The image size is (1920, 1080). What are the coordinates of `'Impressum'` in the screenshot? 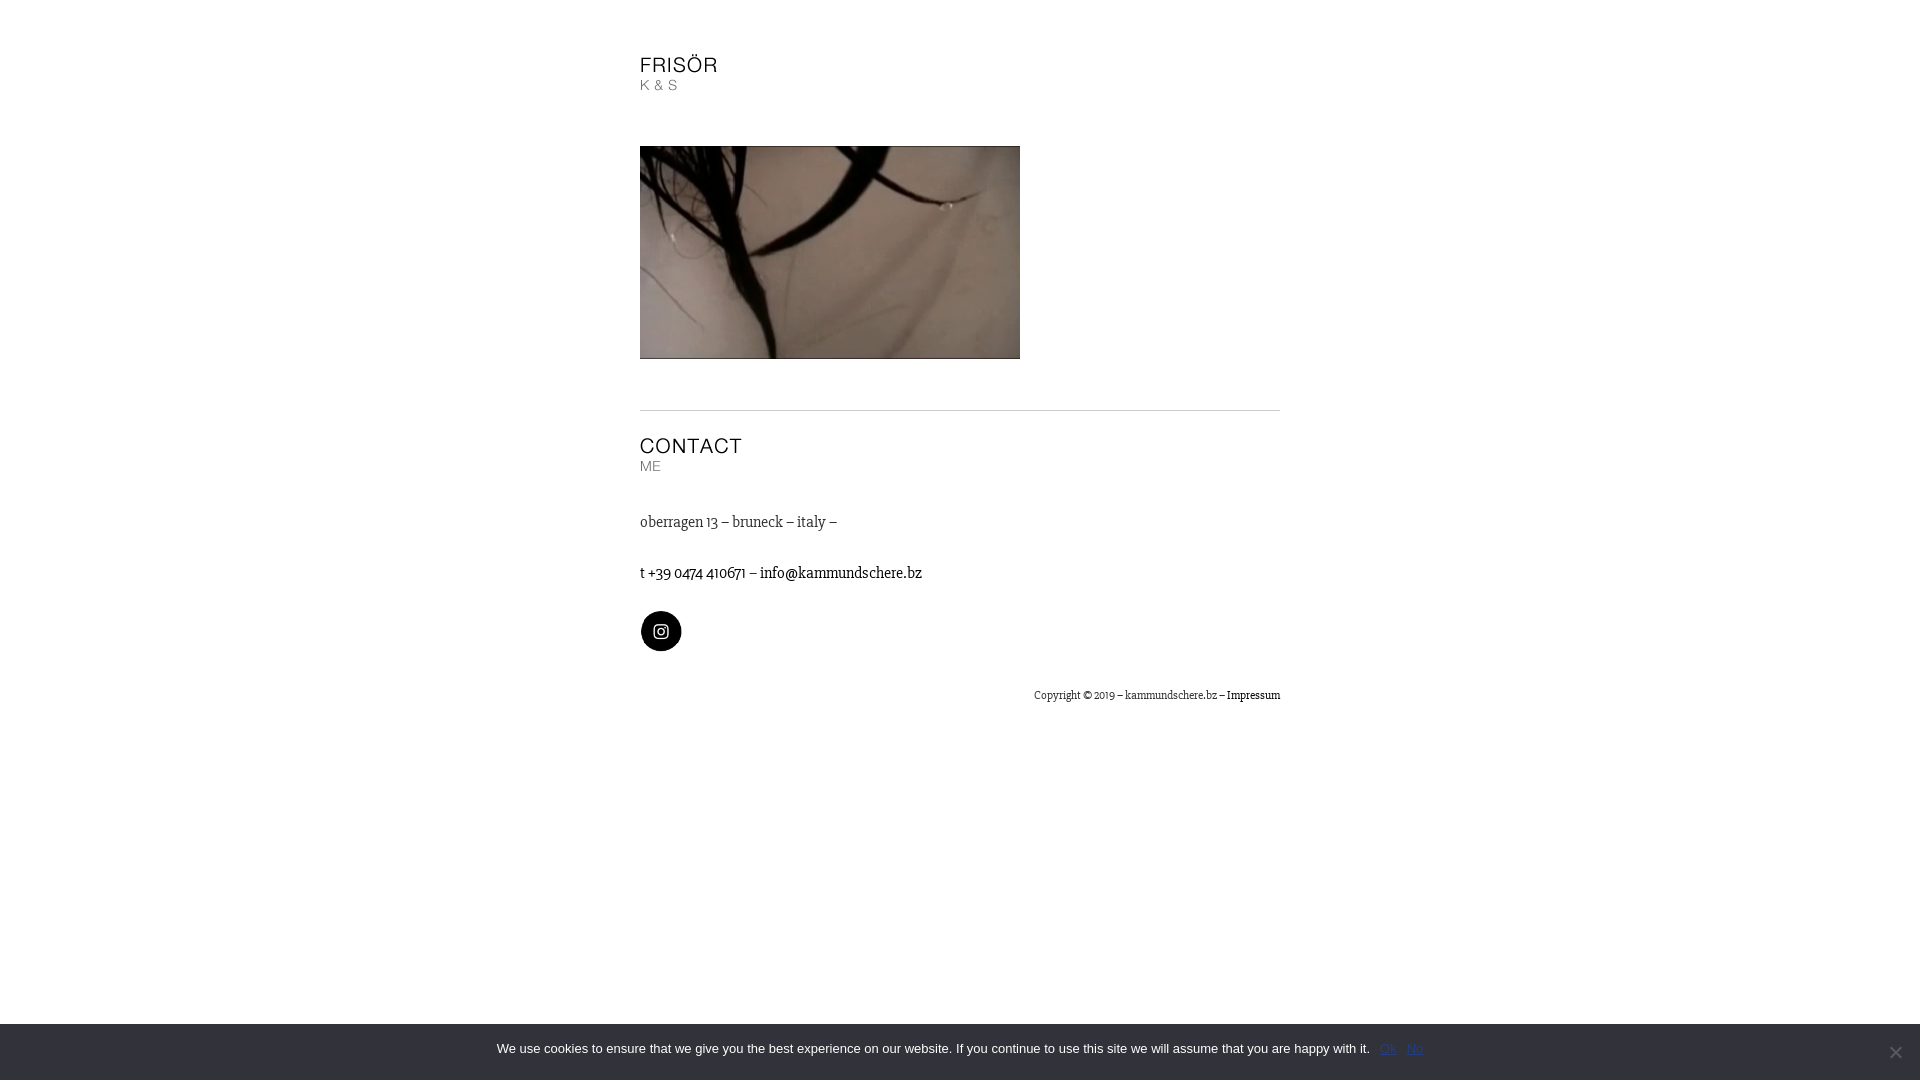 It's located at (1226, 694).